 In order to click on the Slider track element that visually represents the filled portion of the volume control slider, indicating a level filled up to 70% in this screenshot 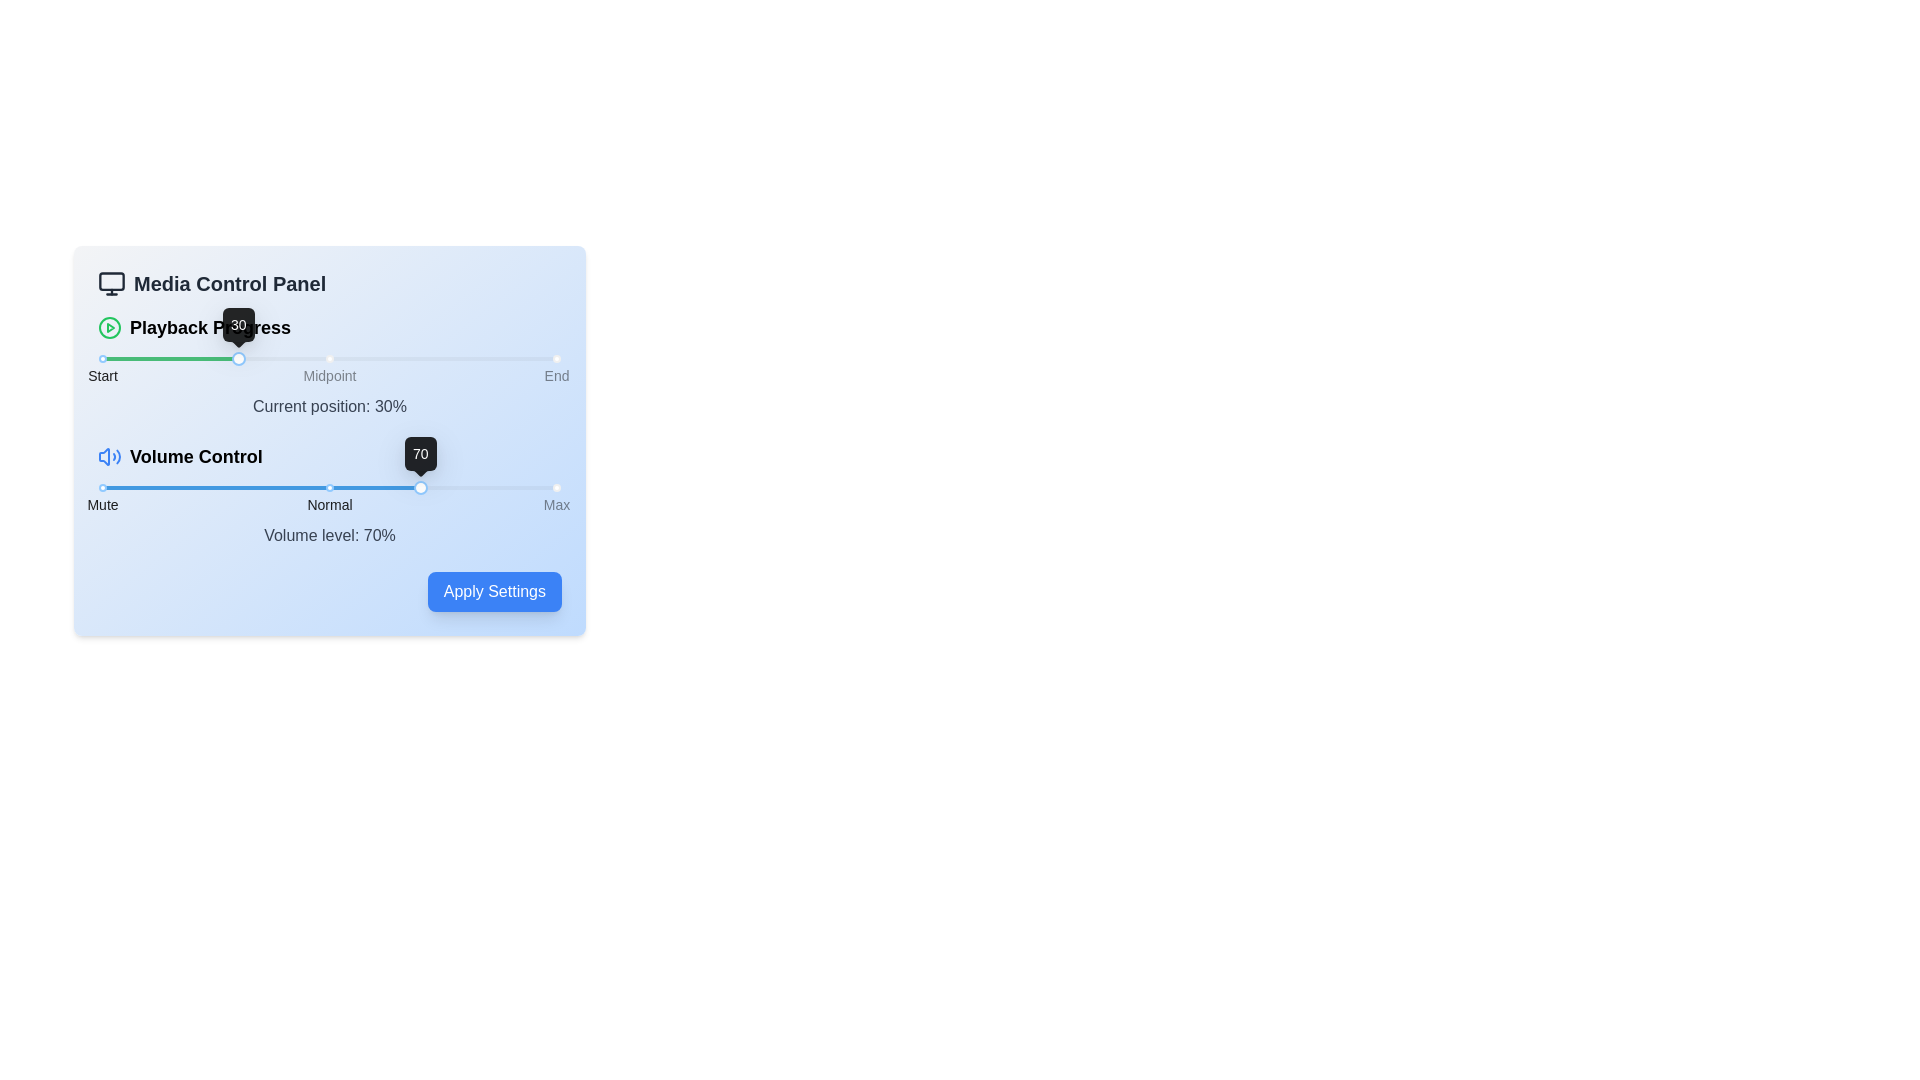, I will do `click(260, 488)`.